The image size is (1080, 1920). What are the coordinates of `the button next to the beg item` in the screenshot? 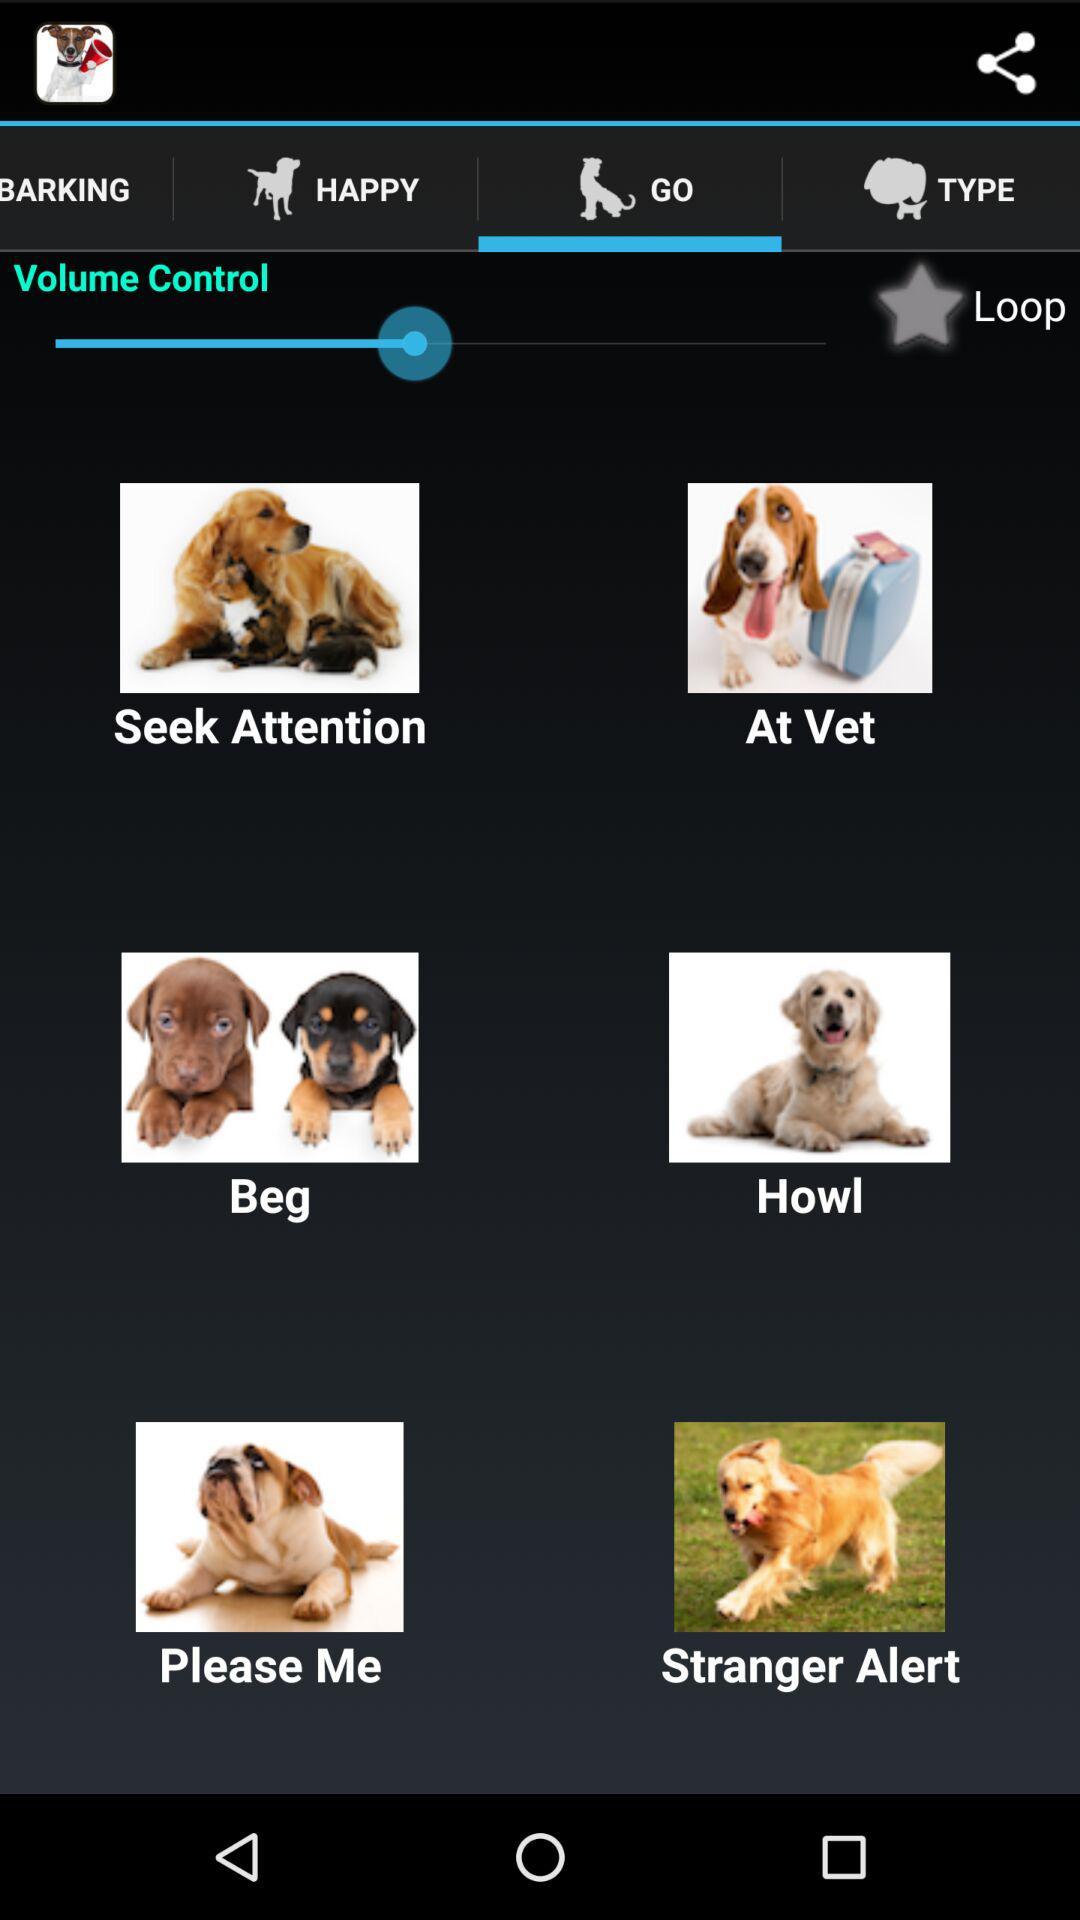 It's located at (810, 1088).